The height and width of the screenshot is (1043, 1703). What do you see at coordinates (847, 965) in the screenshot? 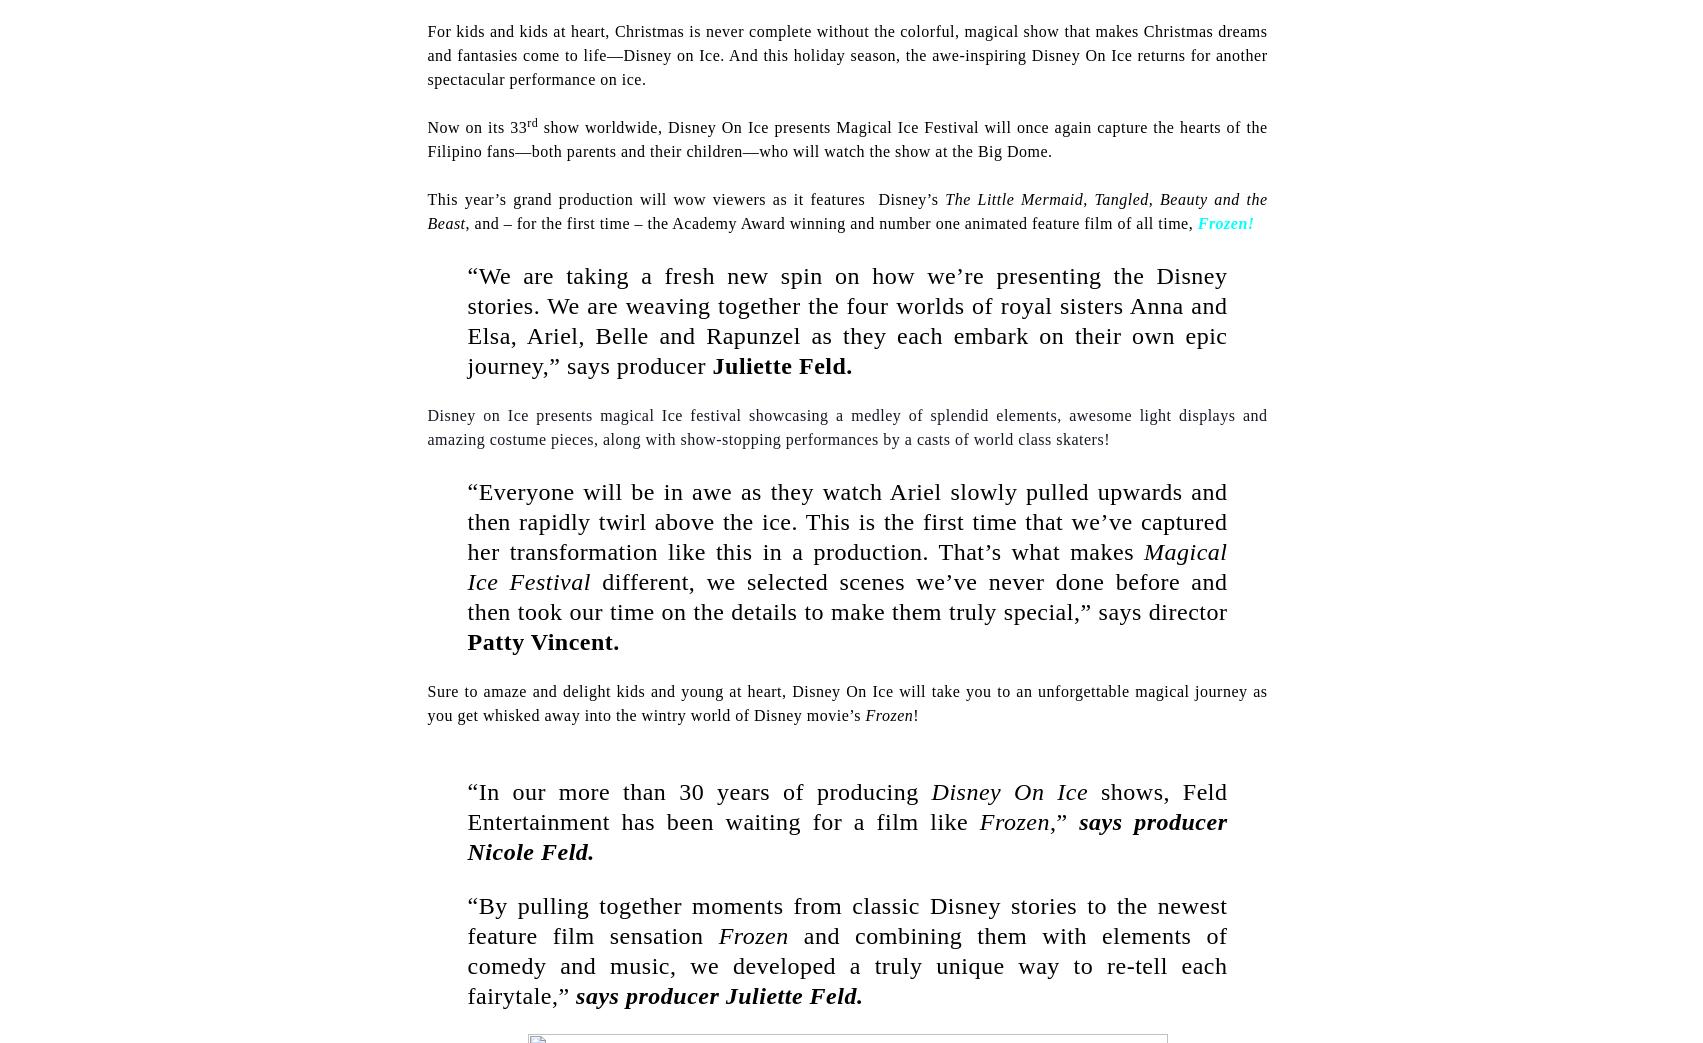
I see `'and combining them with elements of comedy and music, we developed a truly unique way to re-tell each fairytale,”'` at bounding box center [847, 965].